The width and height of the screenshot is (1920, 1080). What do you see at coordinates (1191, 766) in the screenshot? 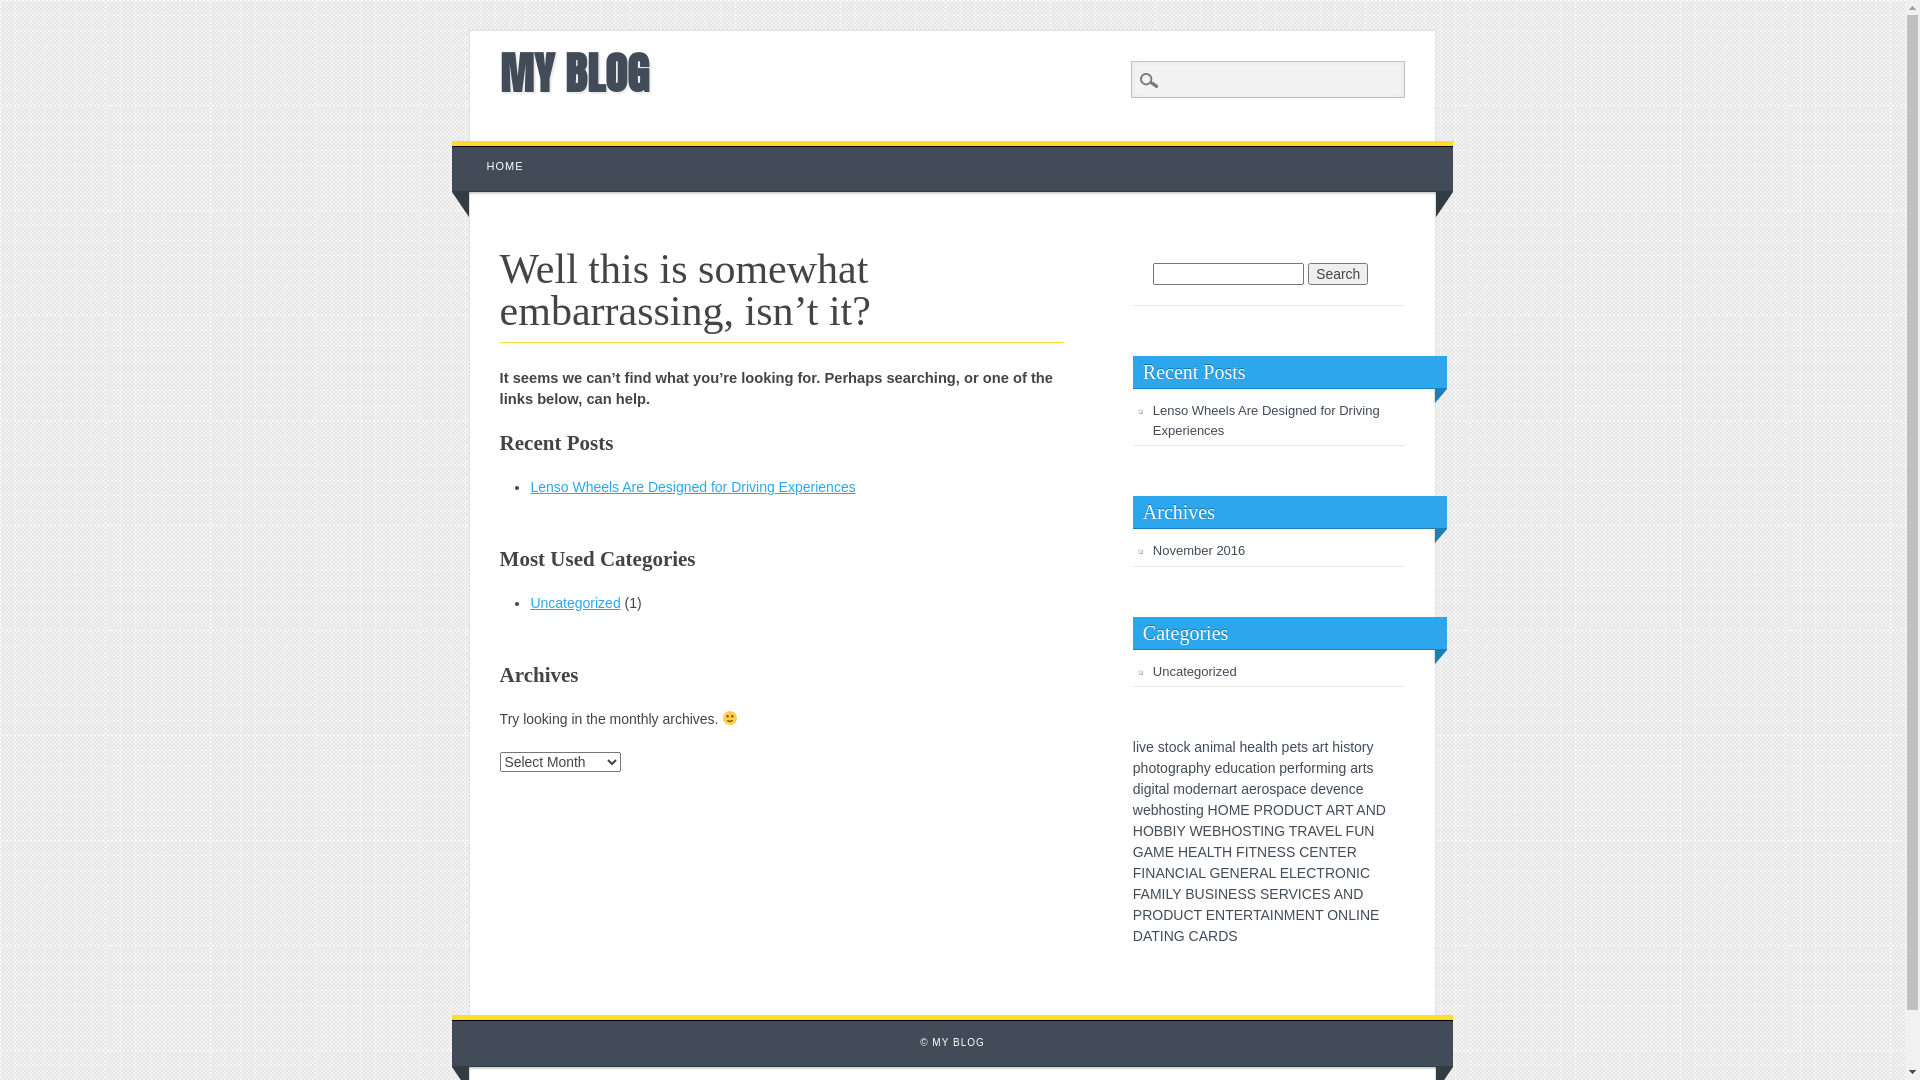
I see `'p'` at bounding box center [1191, 766].